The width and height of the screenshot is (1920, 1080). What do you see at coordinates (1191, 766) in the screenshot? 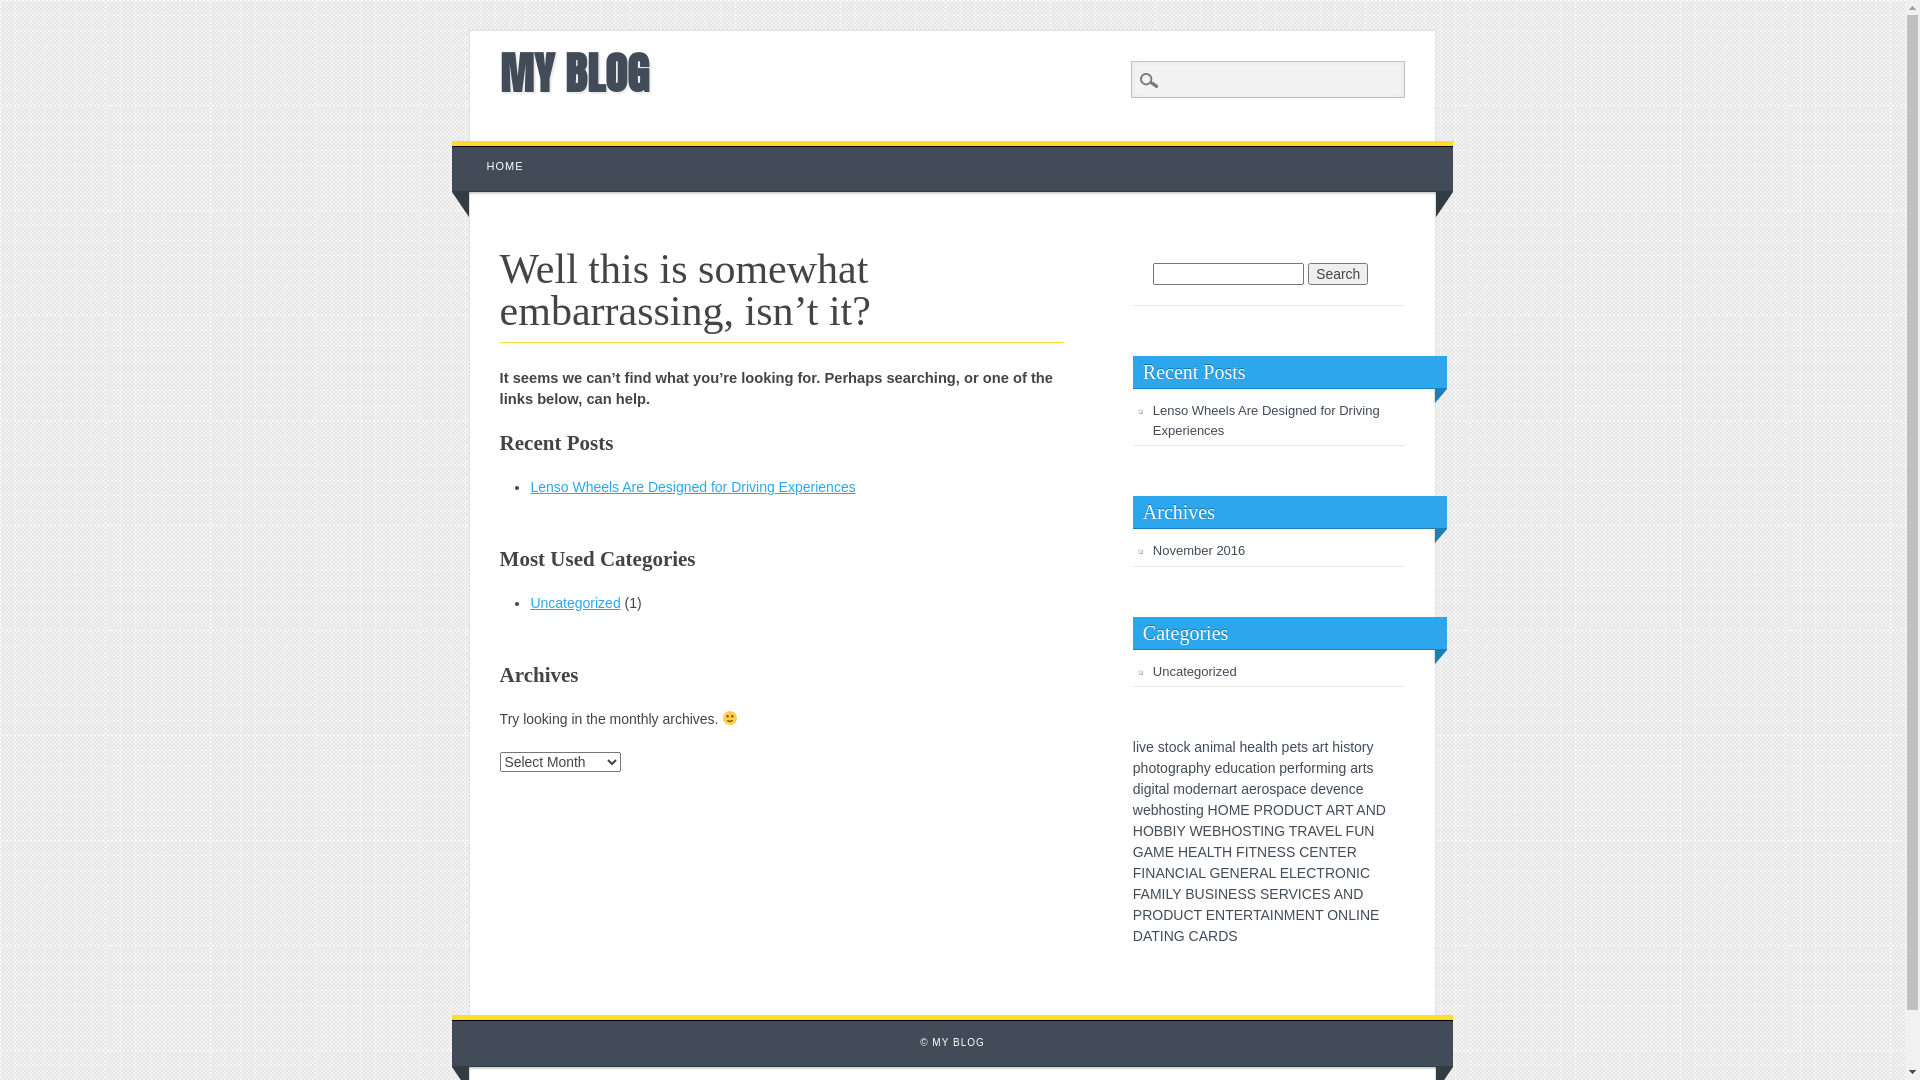
I see `'p'` at bounding box center [1191, 766].